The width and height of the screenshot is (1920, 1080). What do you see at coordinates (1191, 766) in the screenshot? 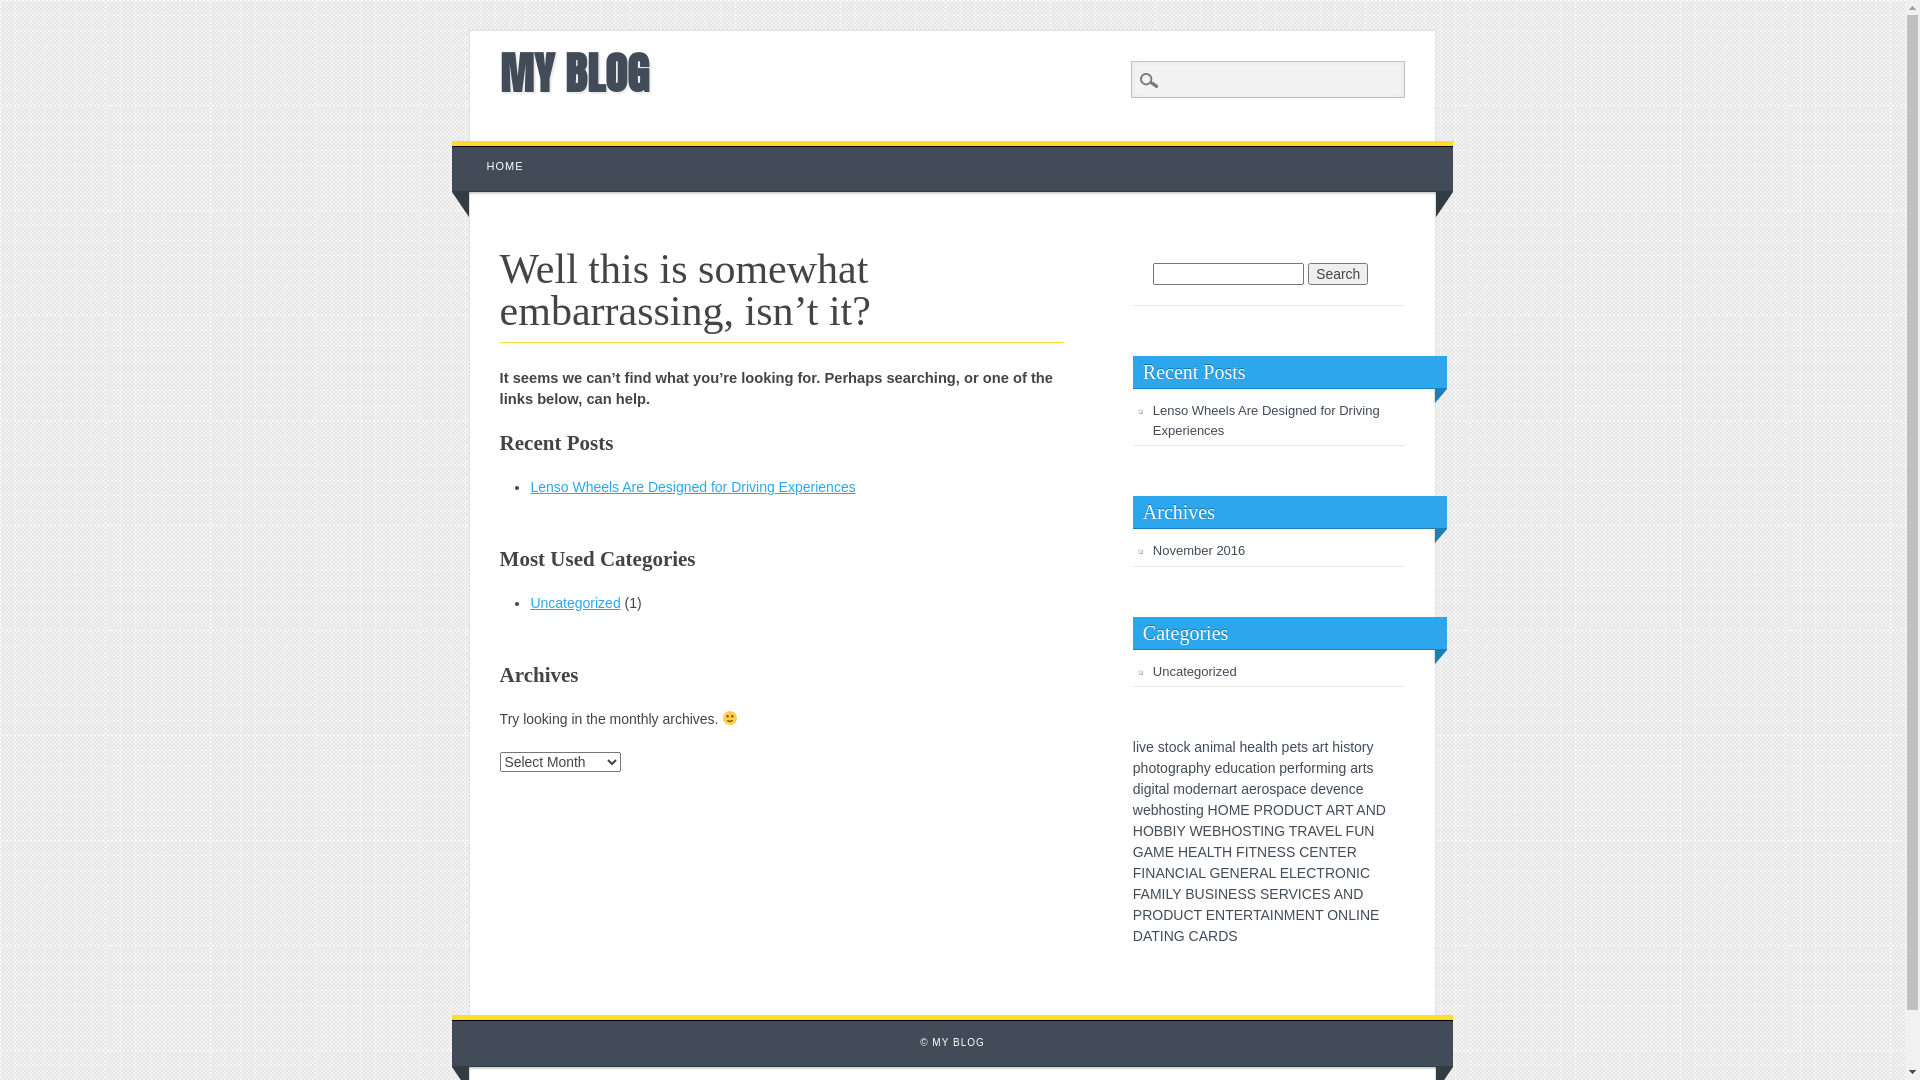
I see `'p'` at bounding box center [1191, 766].